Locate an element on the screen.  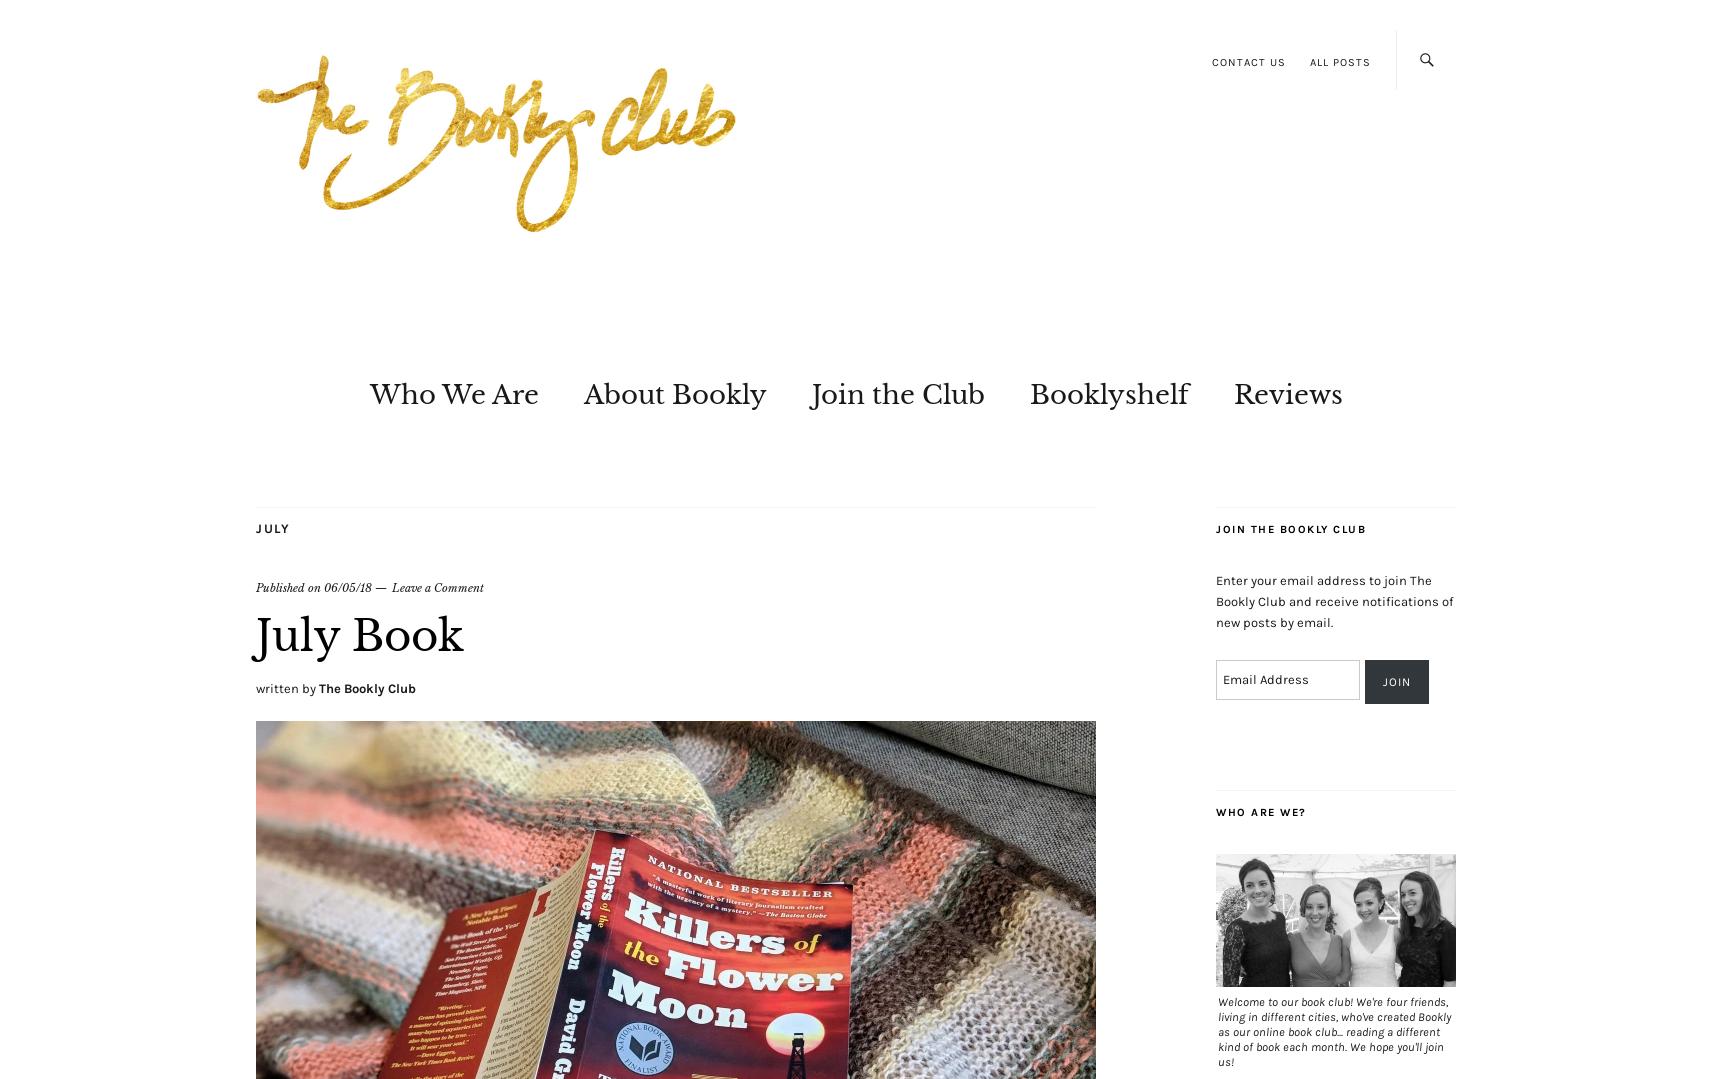
'Join' is located at coordinates (1394, 680).